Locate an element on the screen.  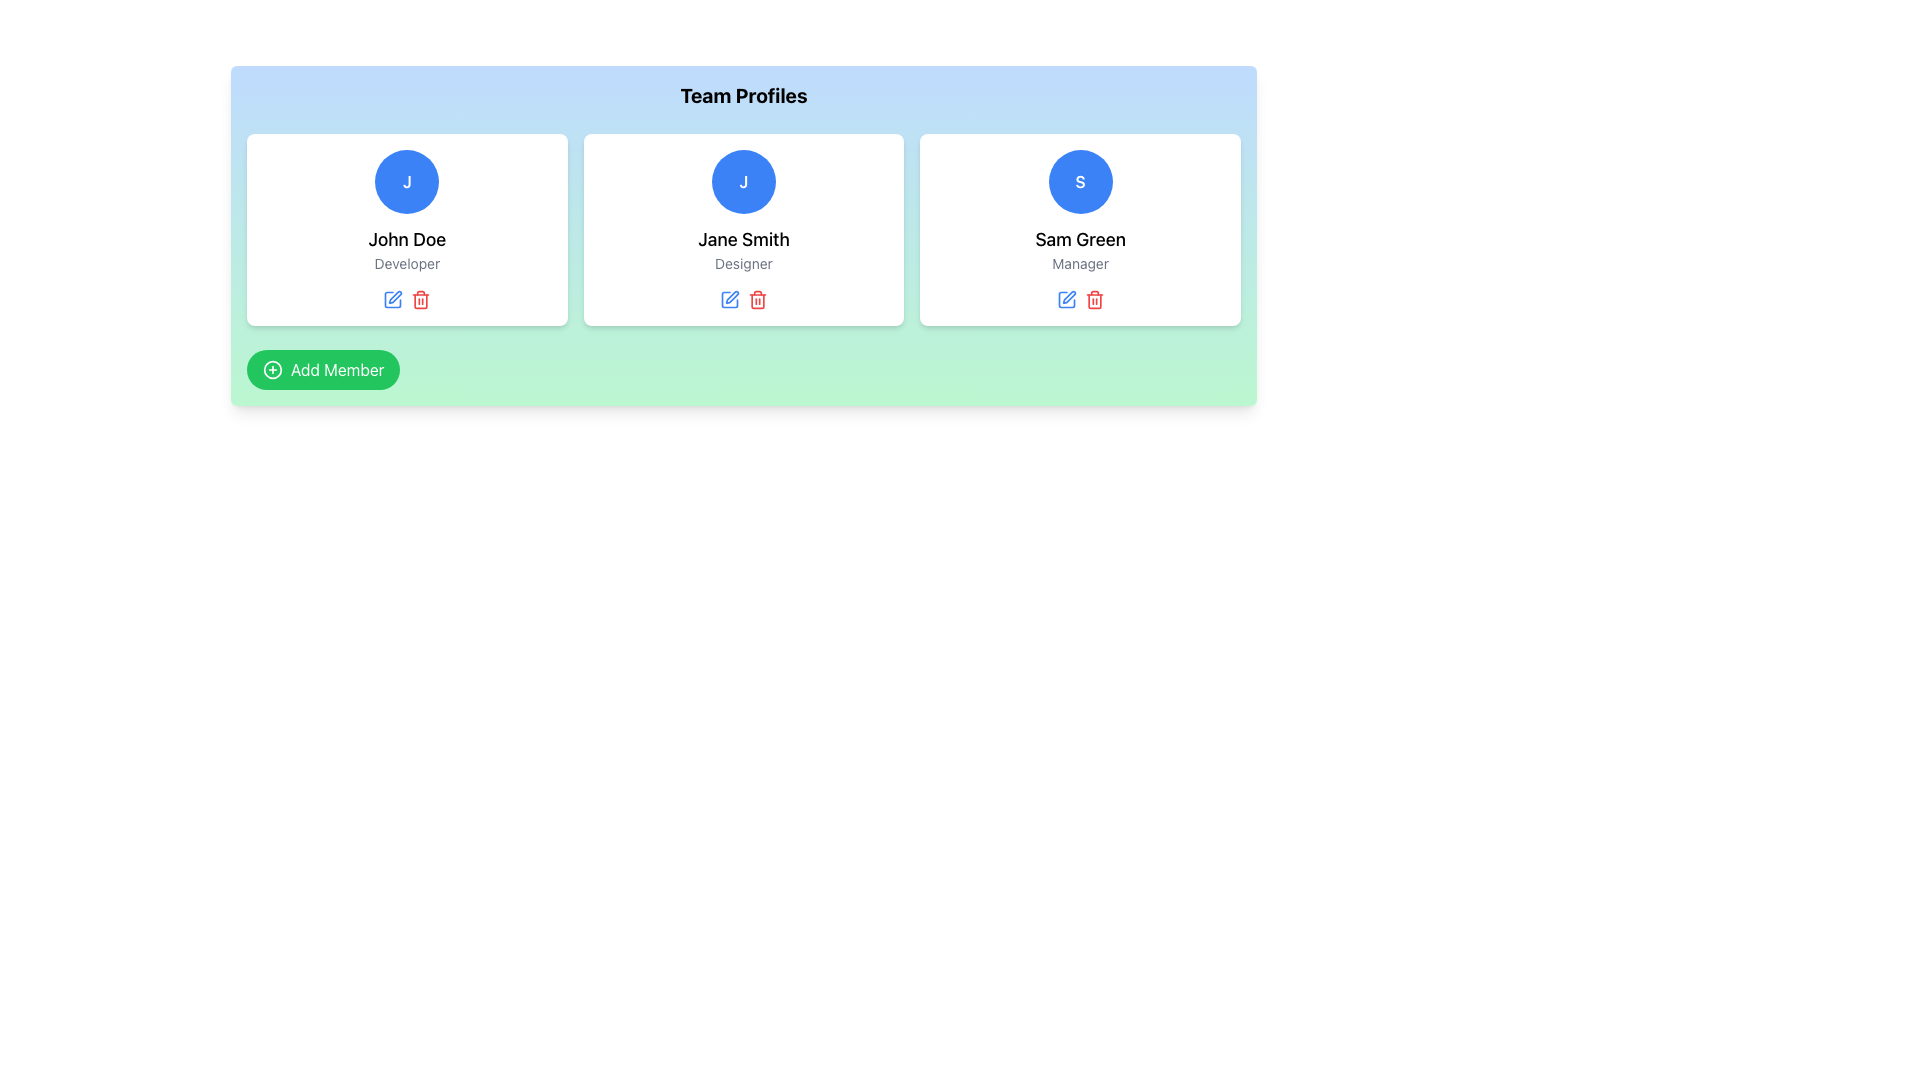
the editing icon button adjacent to 'John Doe' in the profile card to activate the editing feature is located at coordinates (393, 300).